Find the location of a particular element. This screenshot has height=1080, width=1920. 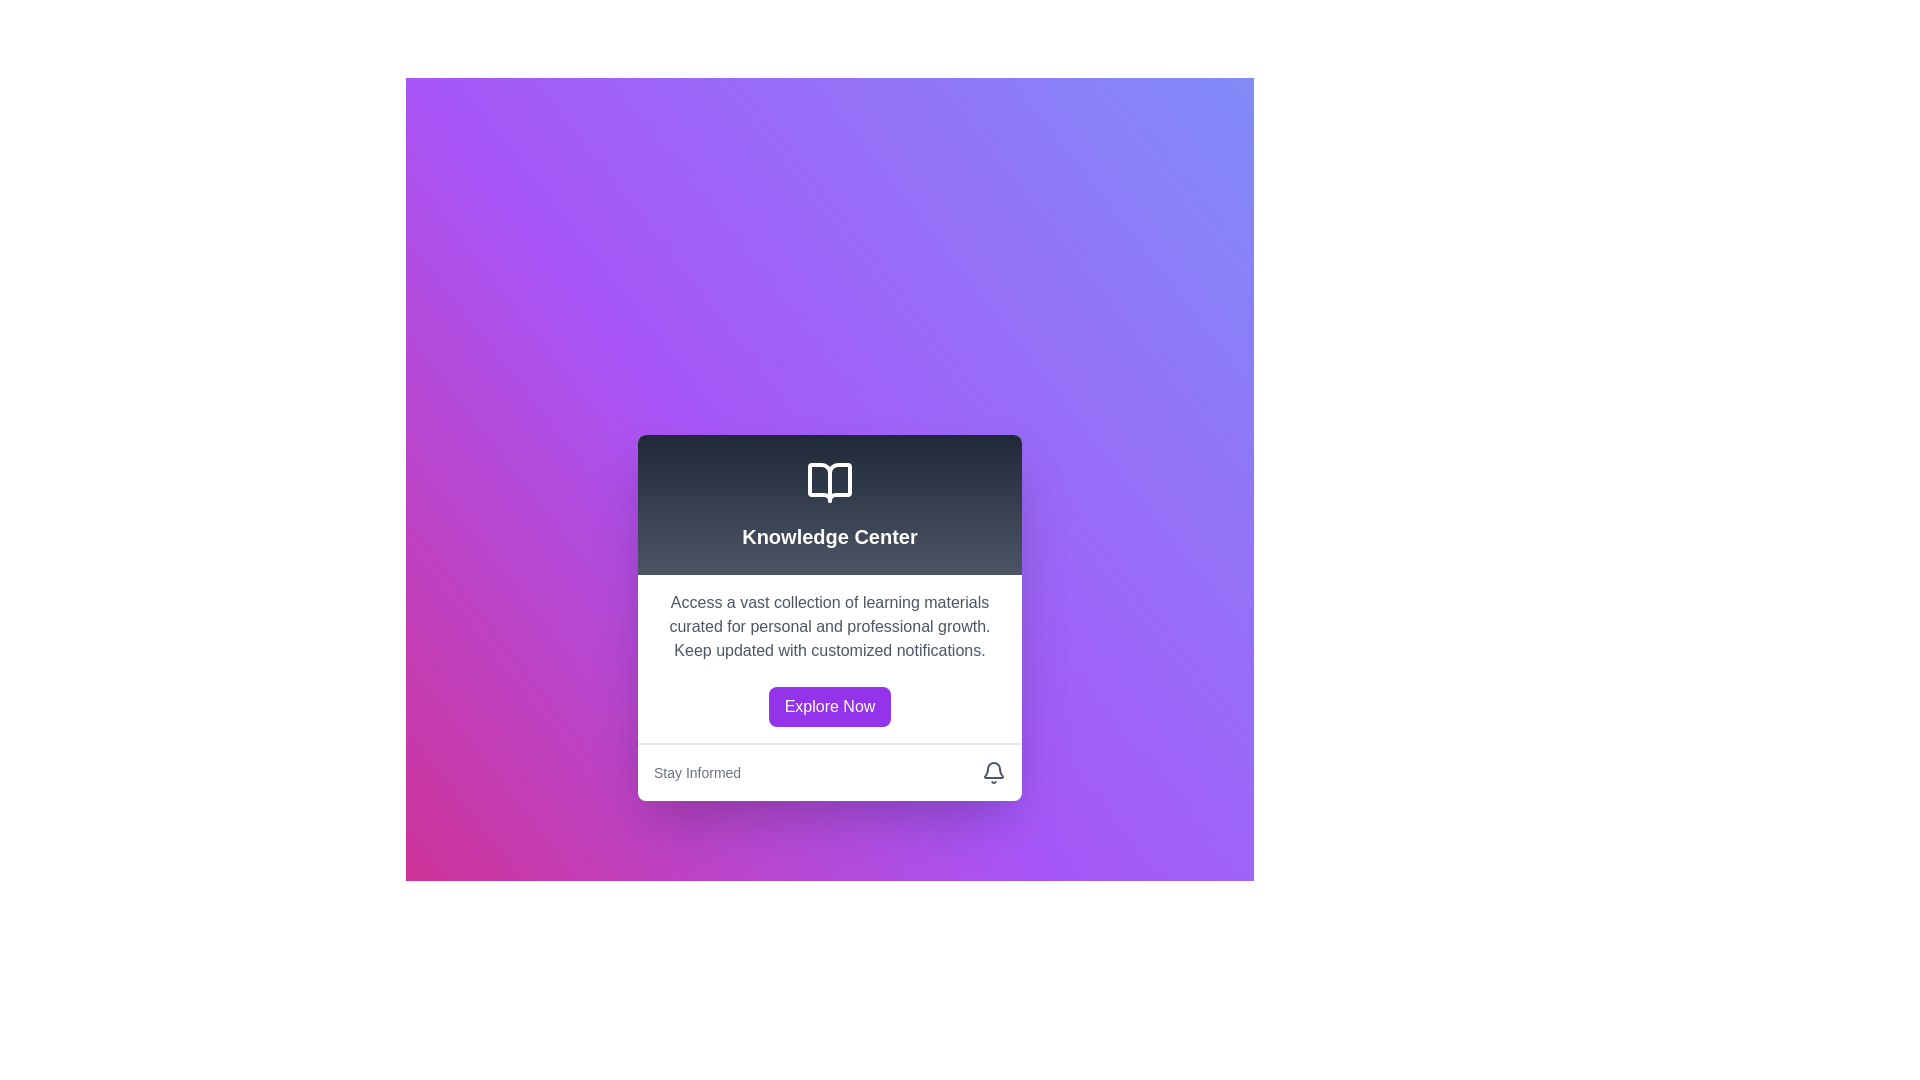

the icon representing an open book, which is located at the bottom part of the SVG component within the UI card, symbolizing knowledge or information is located at coordinates (830, 482).